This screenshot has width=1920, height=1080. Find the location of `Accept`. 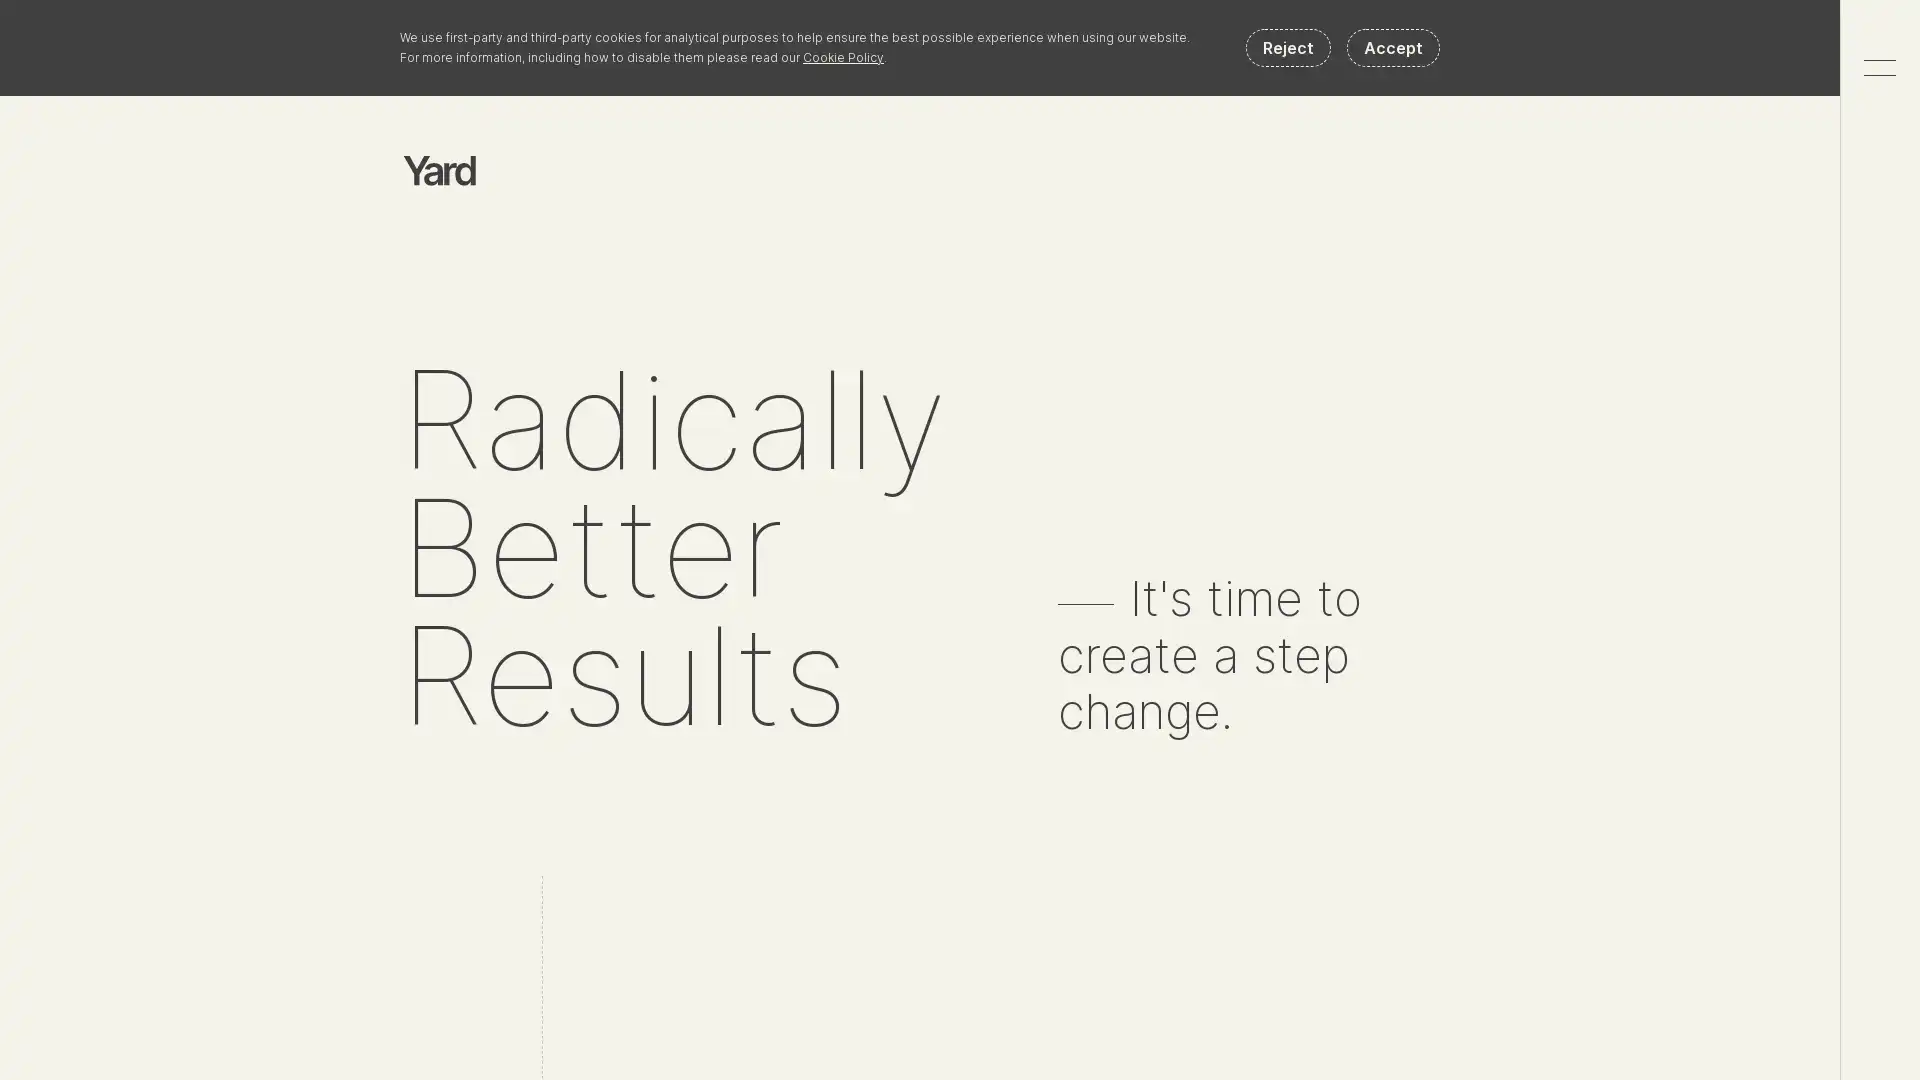

Accept is located at coordinates (1392, 46).